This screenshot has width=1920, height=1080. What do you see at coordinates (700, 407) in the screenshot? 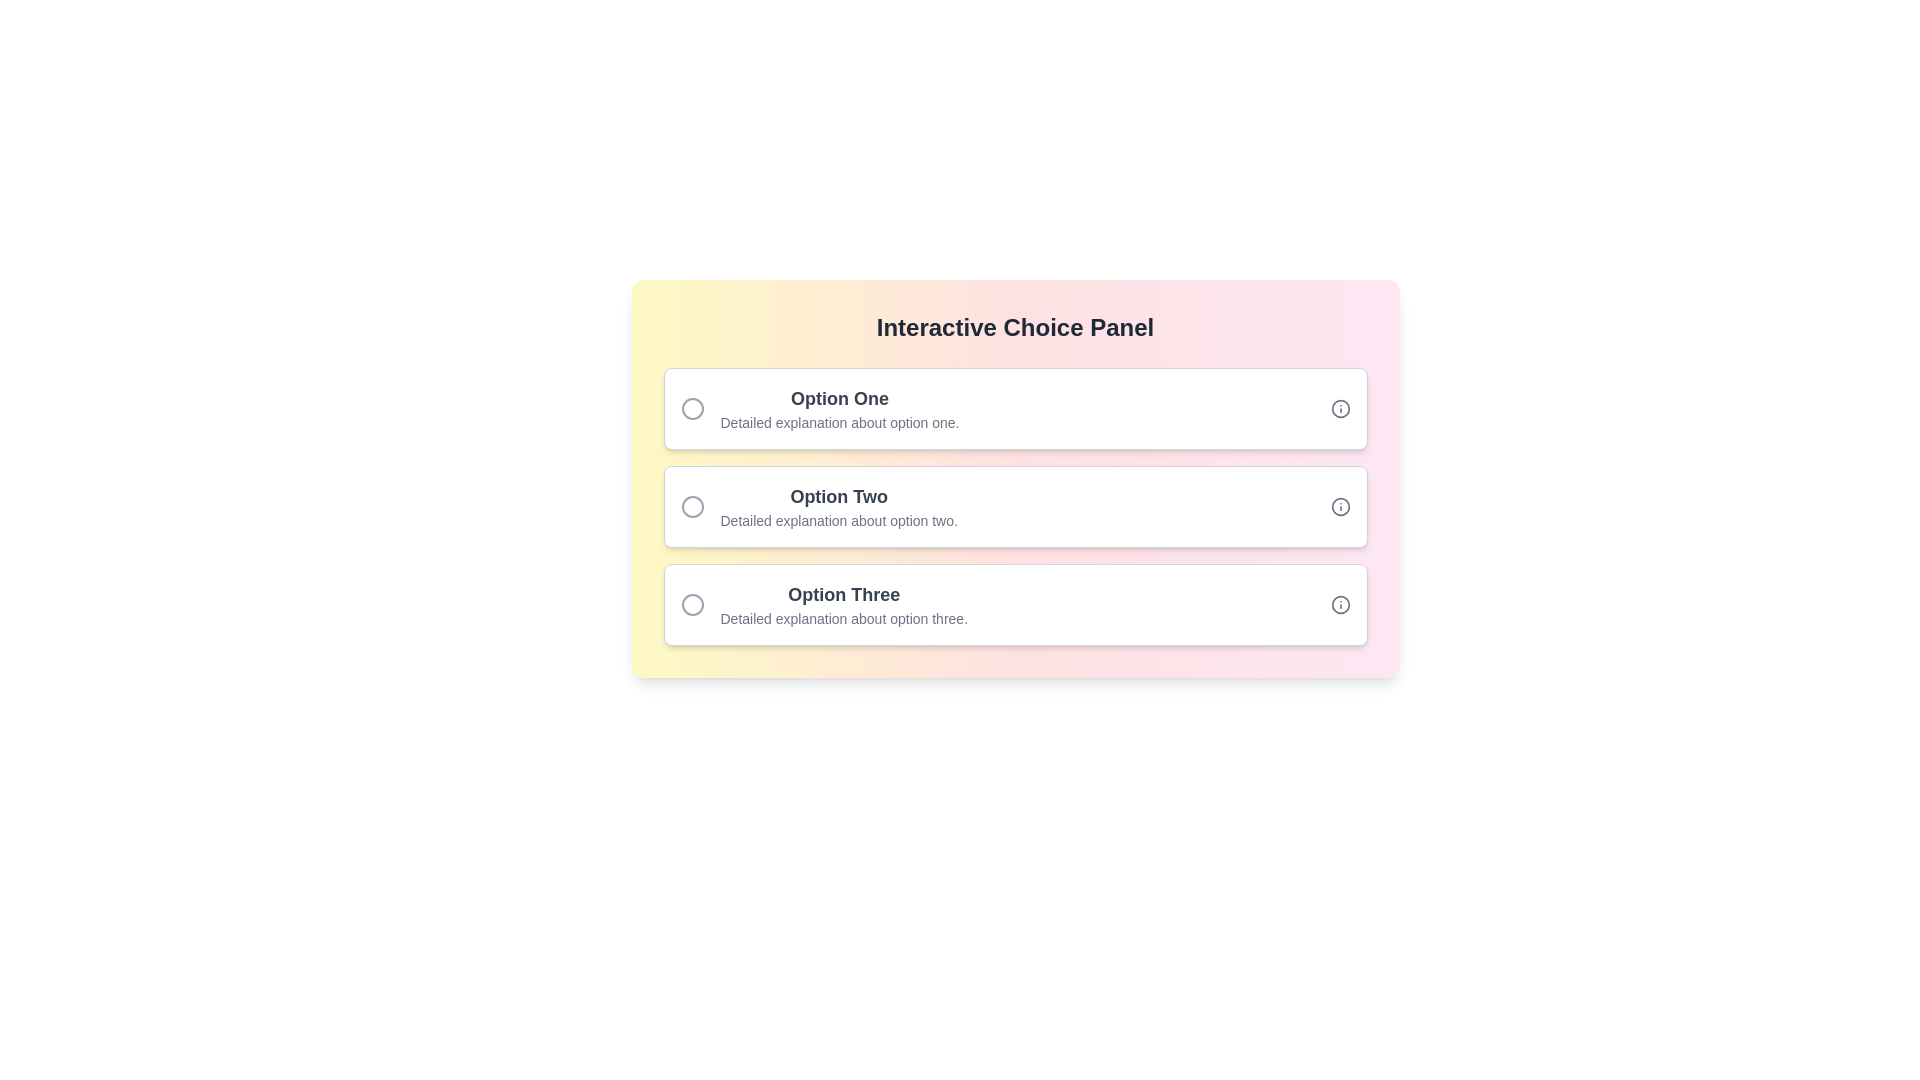
I see `the radio button located to the left of the 'Option One' label in the interactive choice panel` at bounding box center [700, 407].